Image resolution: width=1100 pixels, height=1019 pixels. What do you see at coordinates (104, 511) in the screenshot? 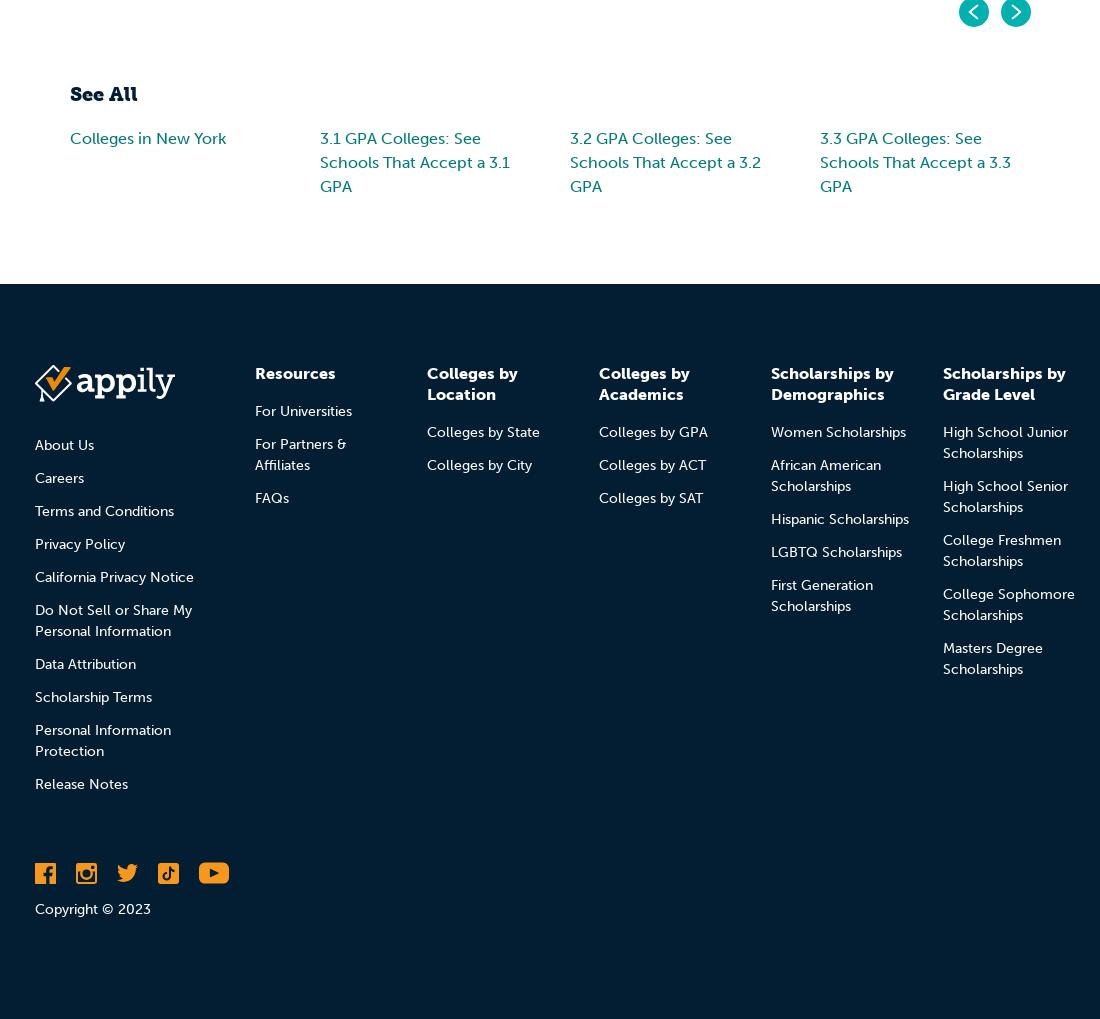
I see `'Terms and Conditions'` at bounding box center [104, 511].